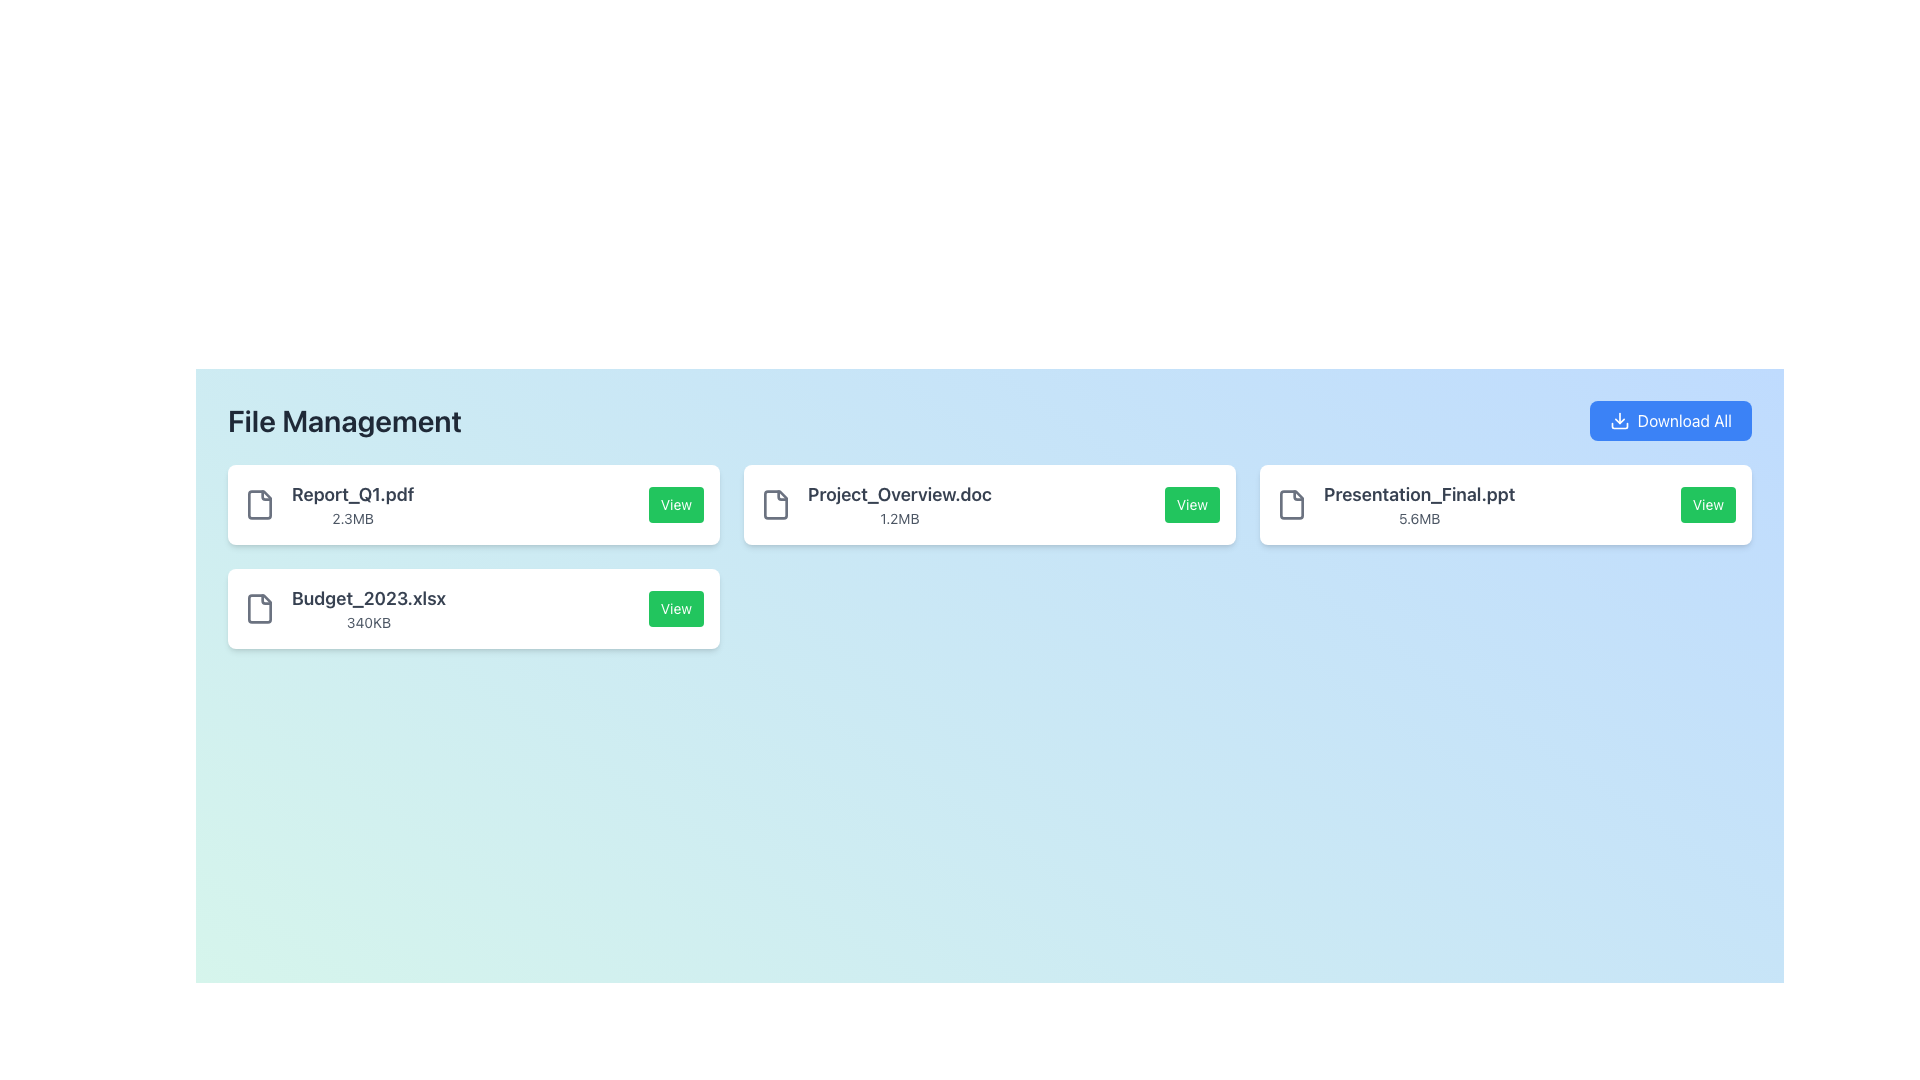  Describe the element at coordinates (1670, 419) in the screenshot. I see `the 'Download All' button located in the header section on the right side, which has a bright blue background and a downward arrow icon` at that location.